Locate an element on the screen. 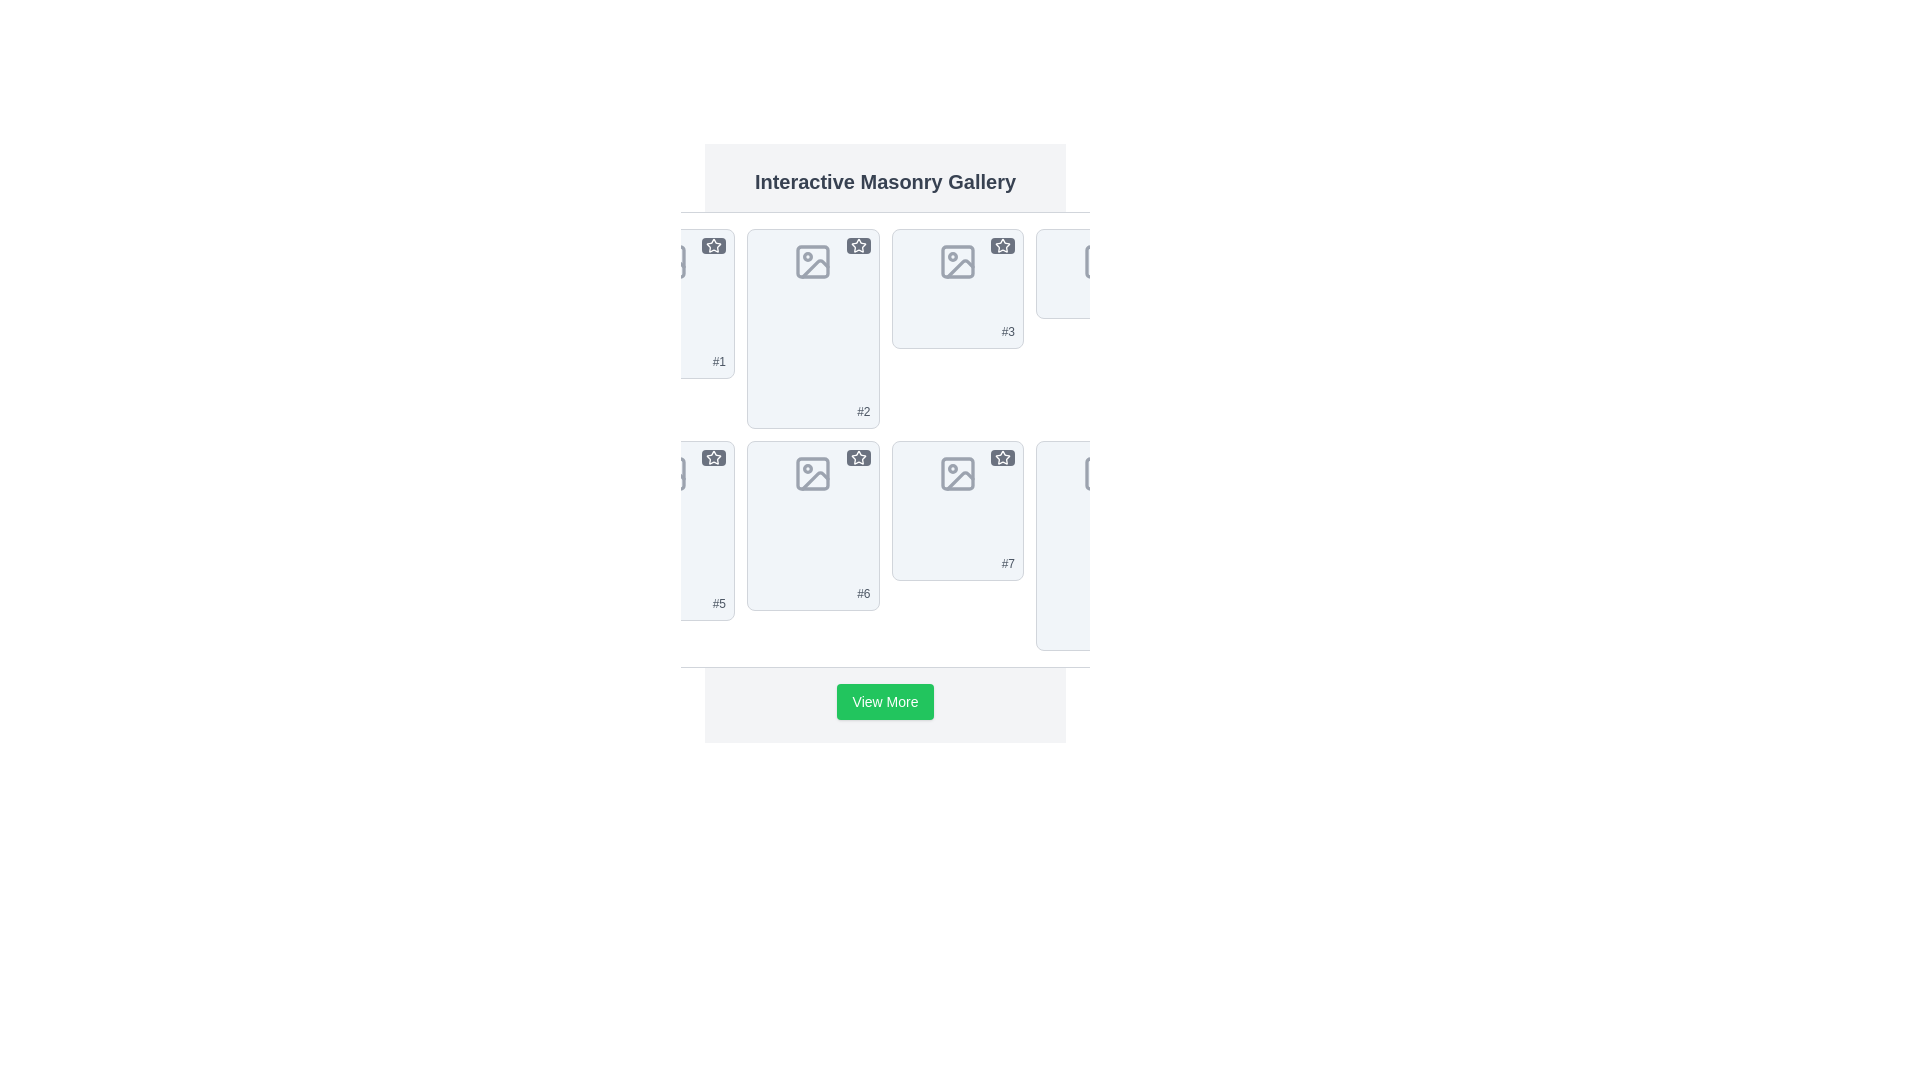 Image resolution: width=1920 pixels, height=1080 pixels. the star icon located in the top-right corner of box '#2' in the 'Interactive Masonry Gallery' to mark the associated item as a favorite is located at coordinates (858, 245).